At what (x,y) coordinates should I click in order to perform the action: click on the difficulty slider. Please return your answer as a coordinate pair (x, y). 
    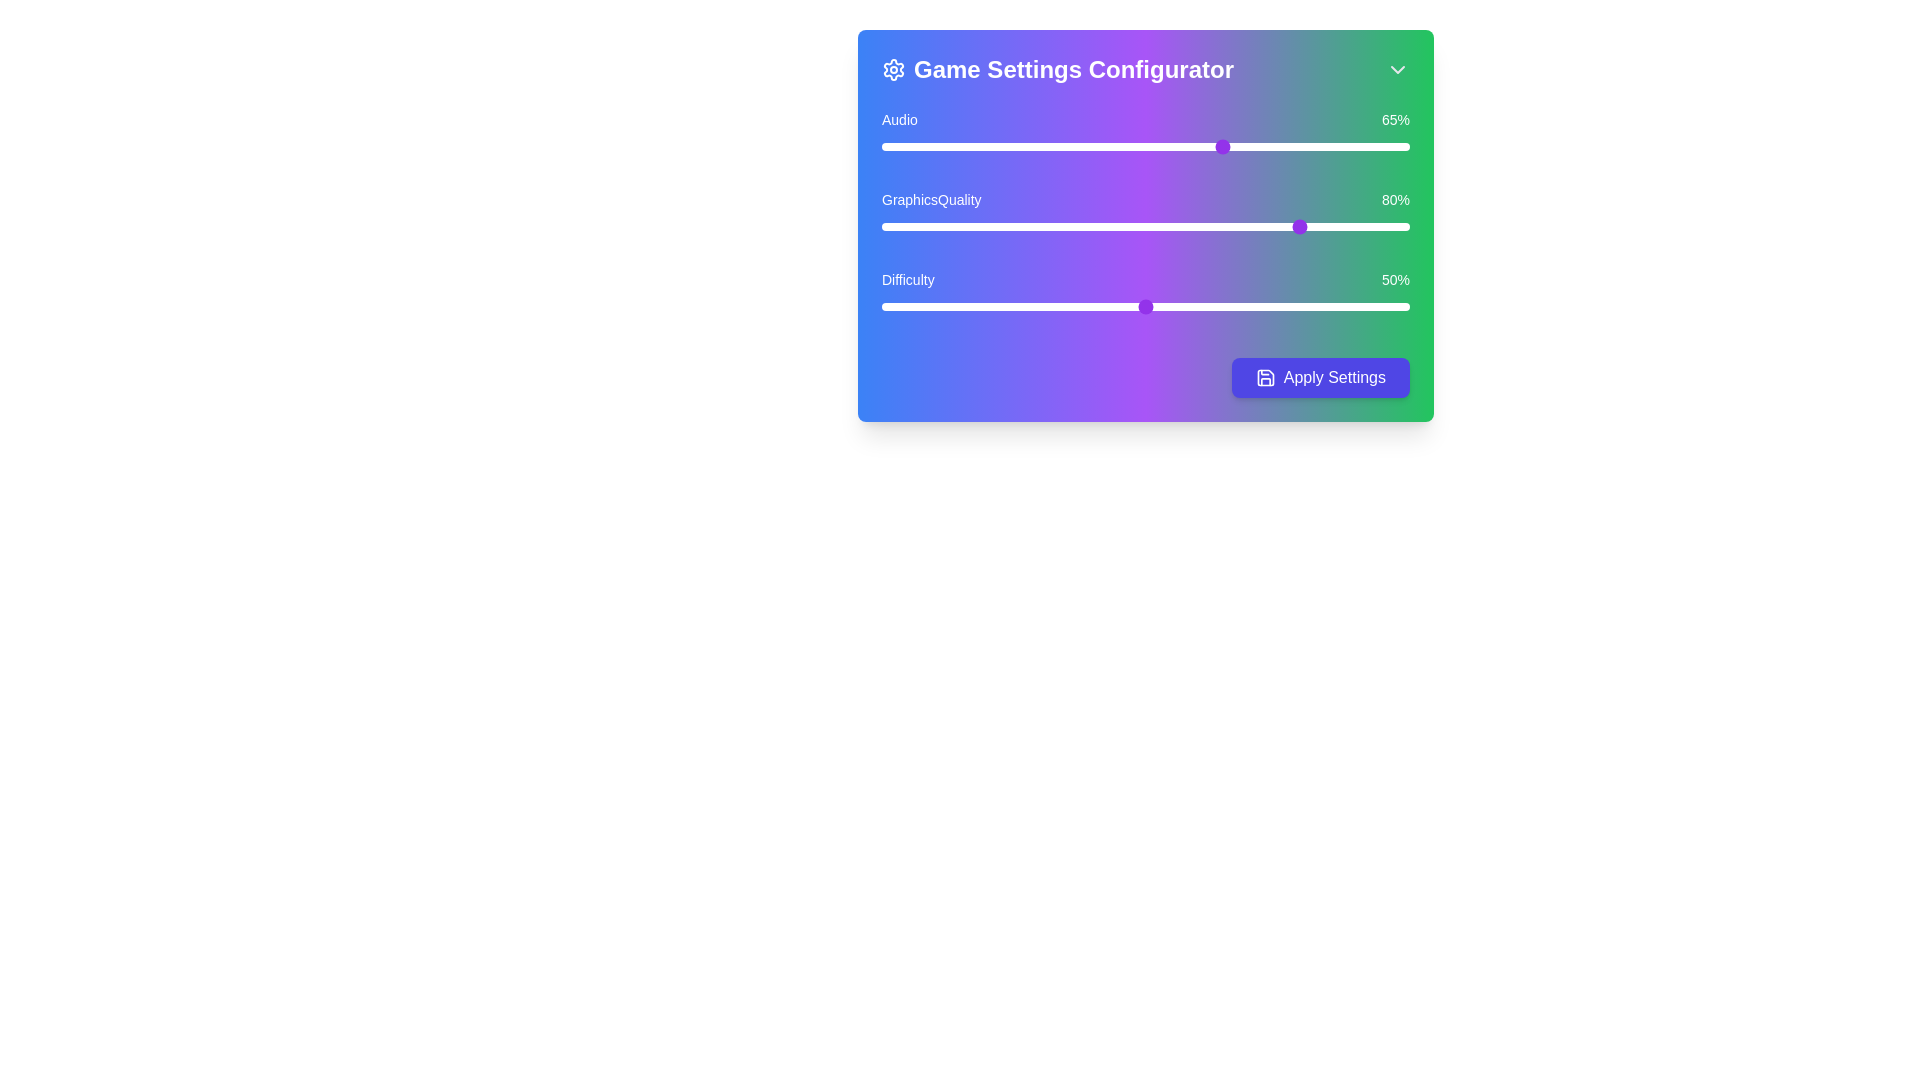
    Looking at the image, I should click on (949, 307).